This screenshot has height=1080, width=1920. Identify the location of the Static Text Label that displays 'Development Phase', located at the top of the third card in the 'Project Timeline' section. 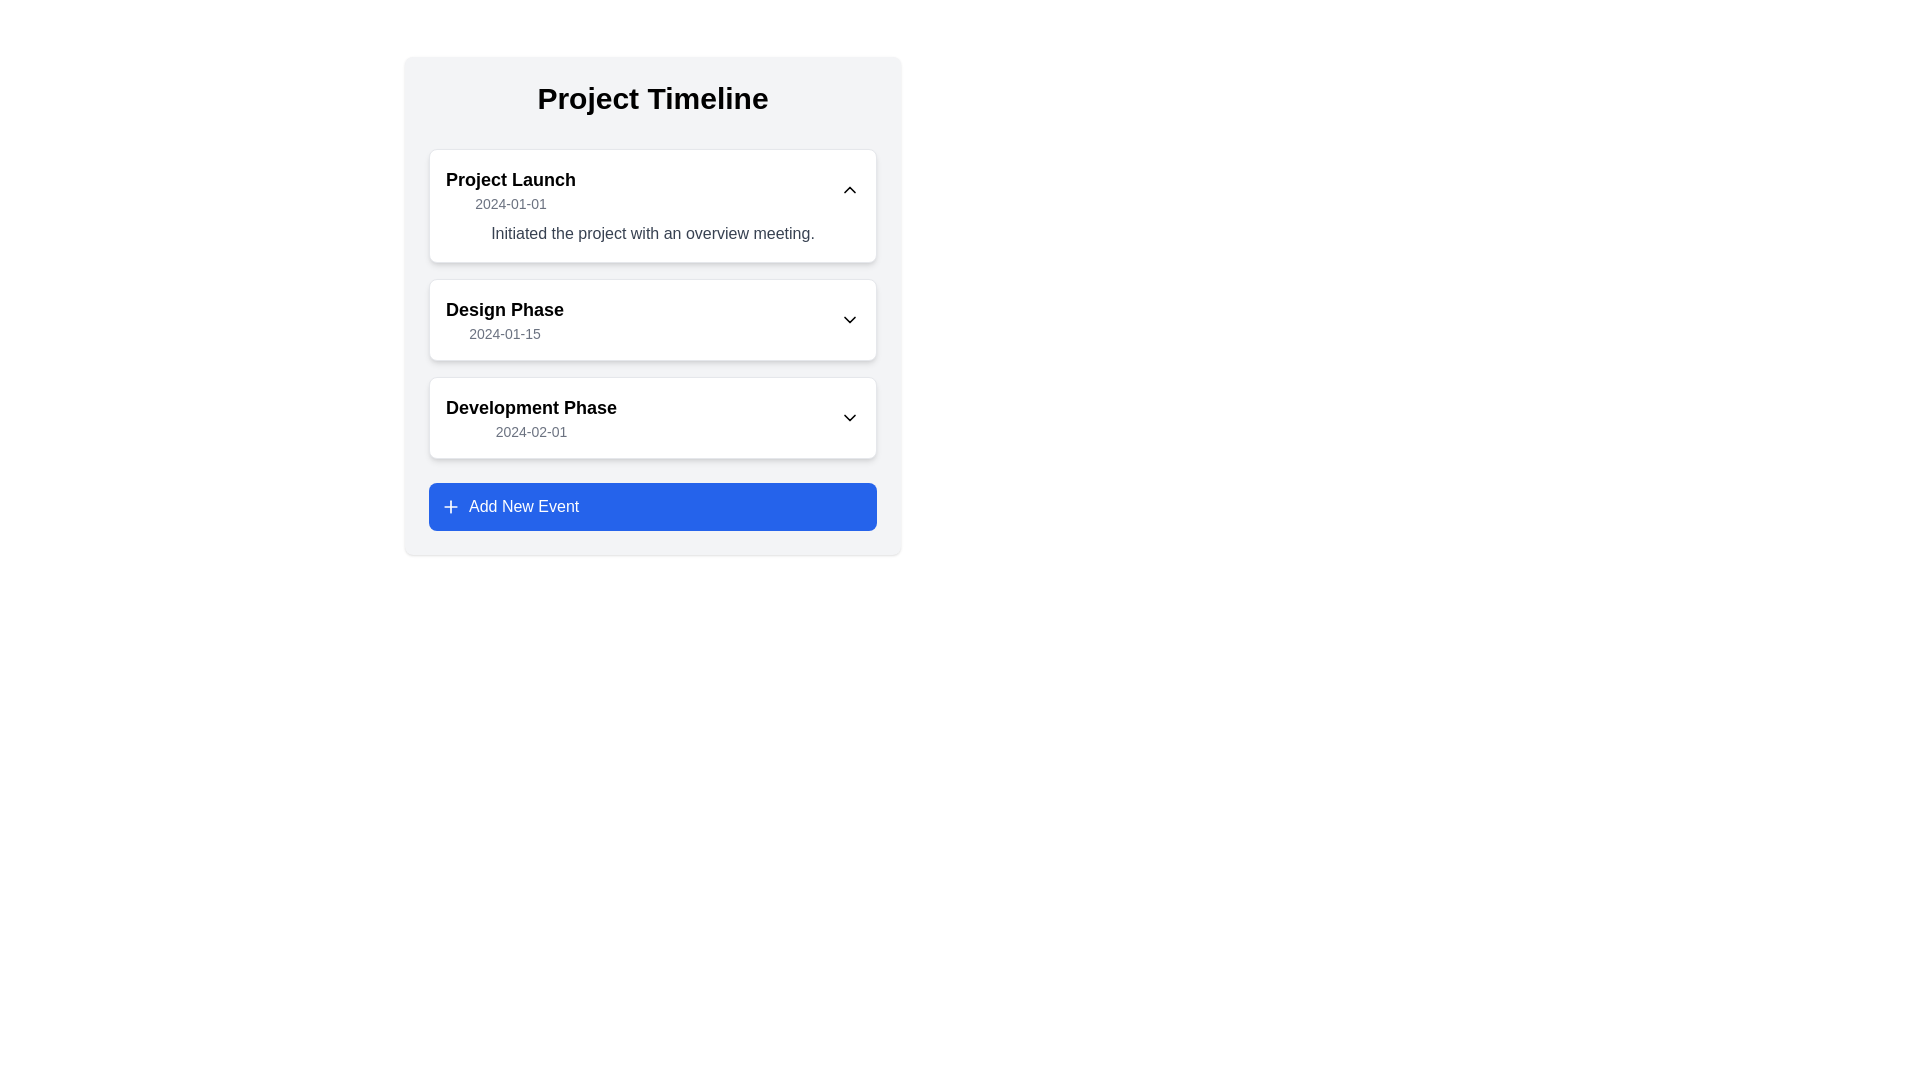
(531, 407).